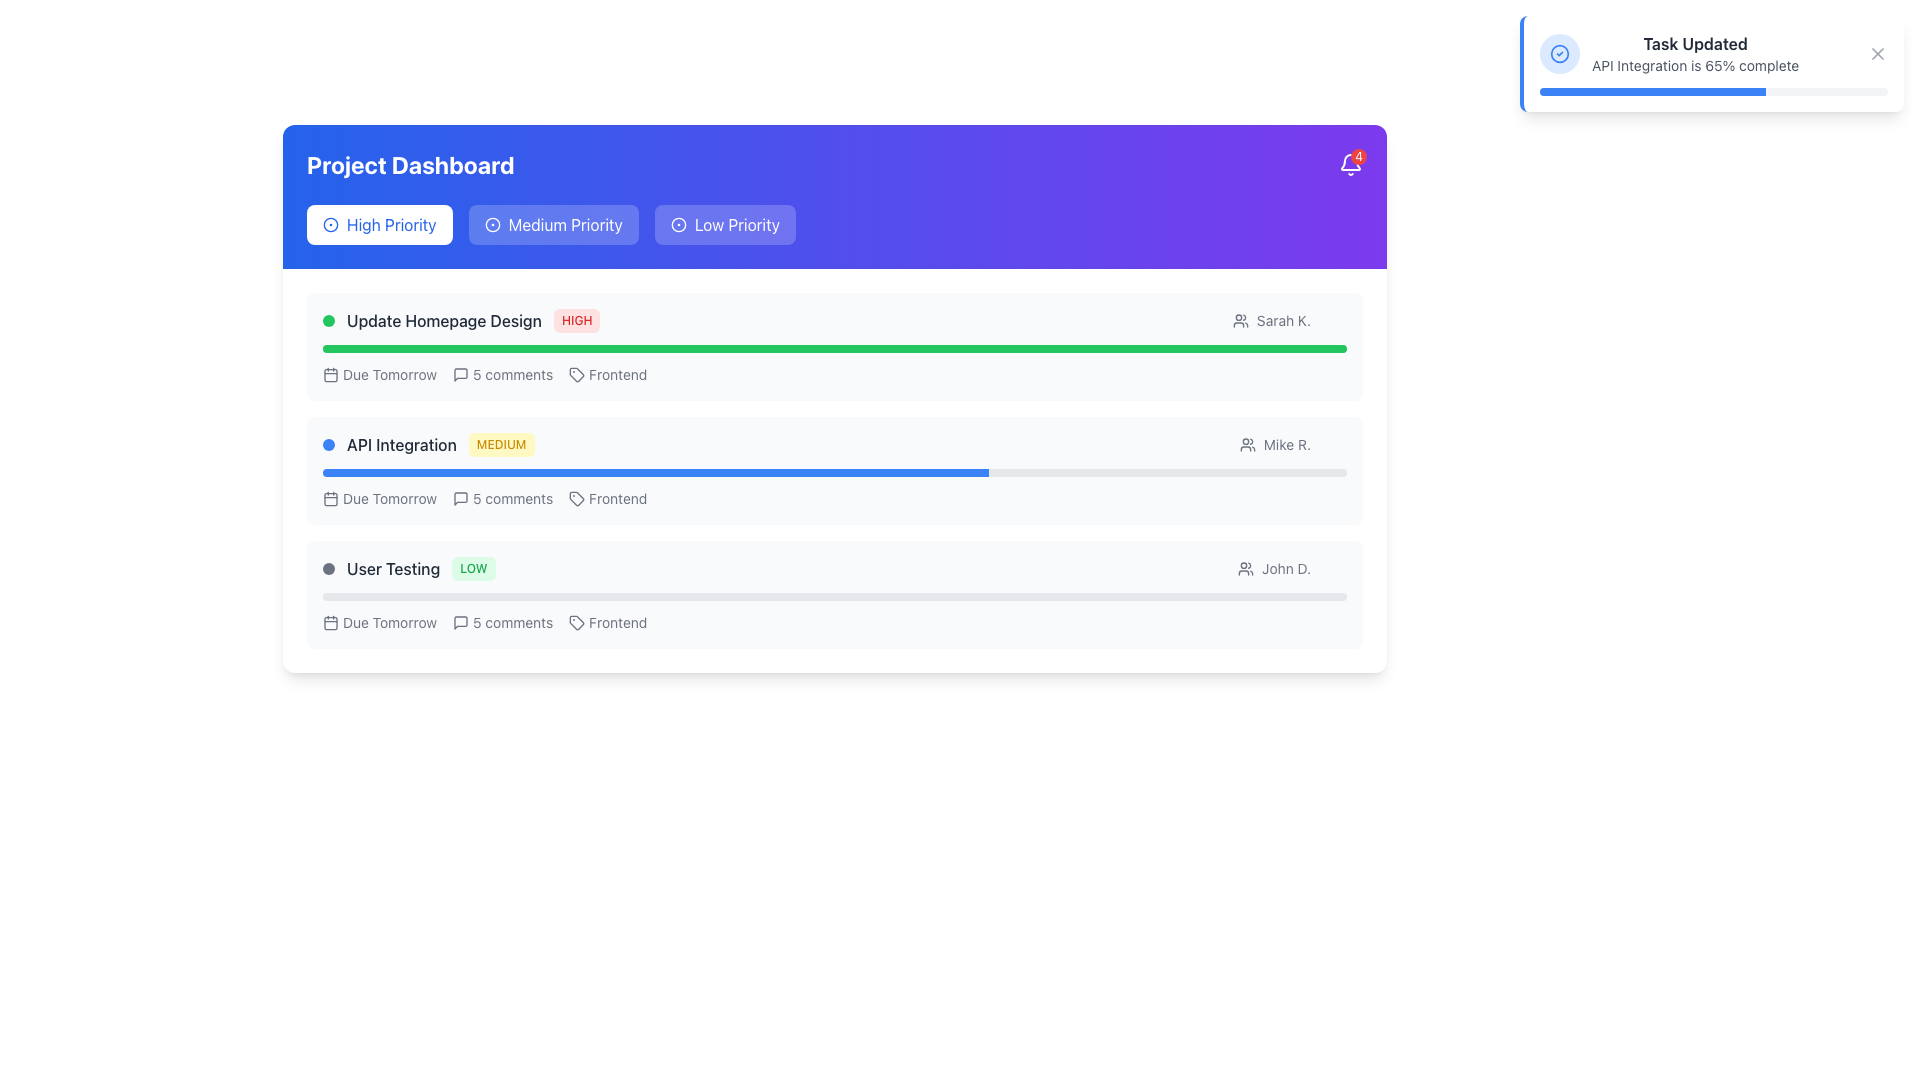  Describe the element at coordinates (1290, 319) in the screenshot. I see `the user group icon next to the text 'Sarah K.' in the top-right section of the 'Update Homepage Design' row in the 'Project Dashboard'` at that location.